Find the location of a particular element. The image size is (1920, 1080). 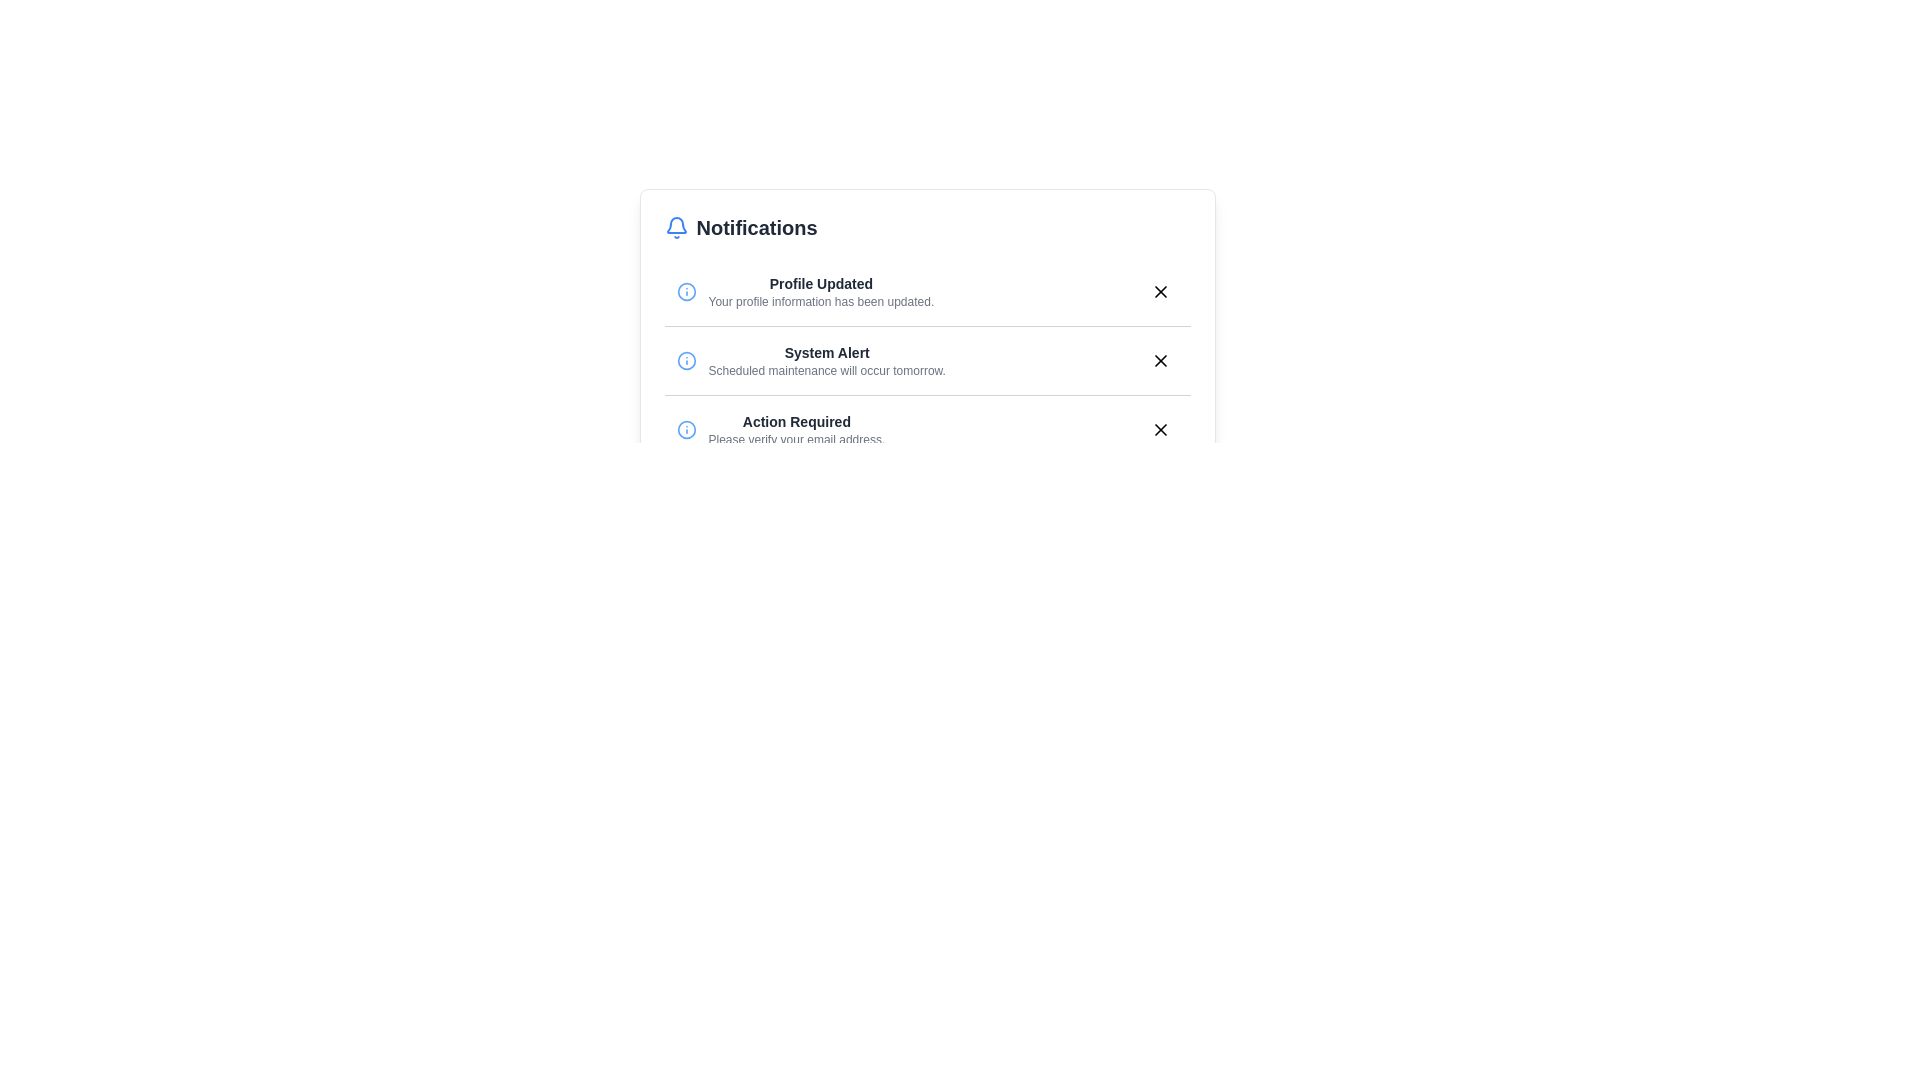

the 'X' button located at the rightmost end of the 'System Alert' notification row is located at coordinates (1160, 361).